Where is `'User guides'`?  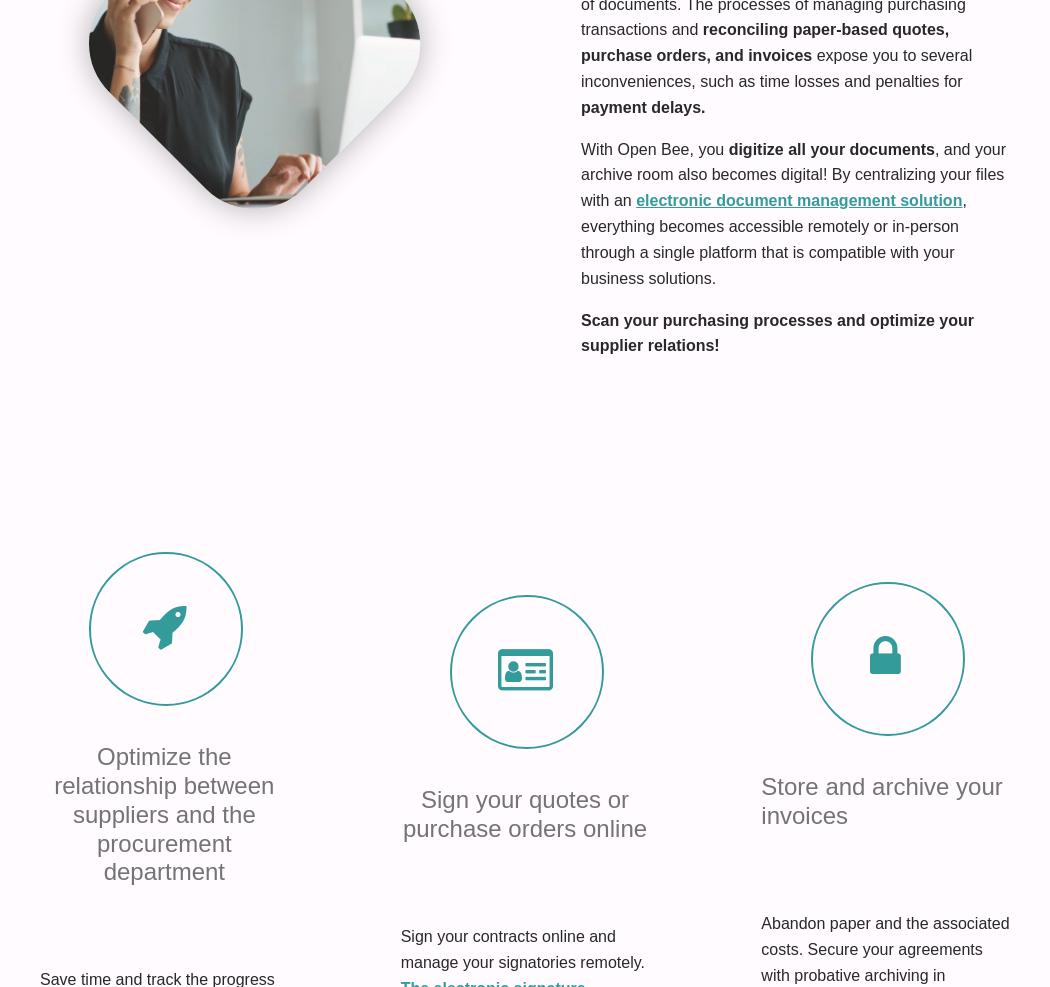
'User guides' is located at coordinates (279, 657).